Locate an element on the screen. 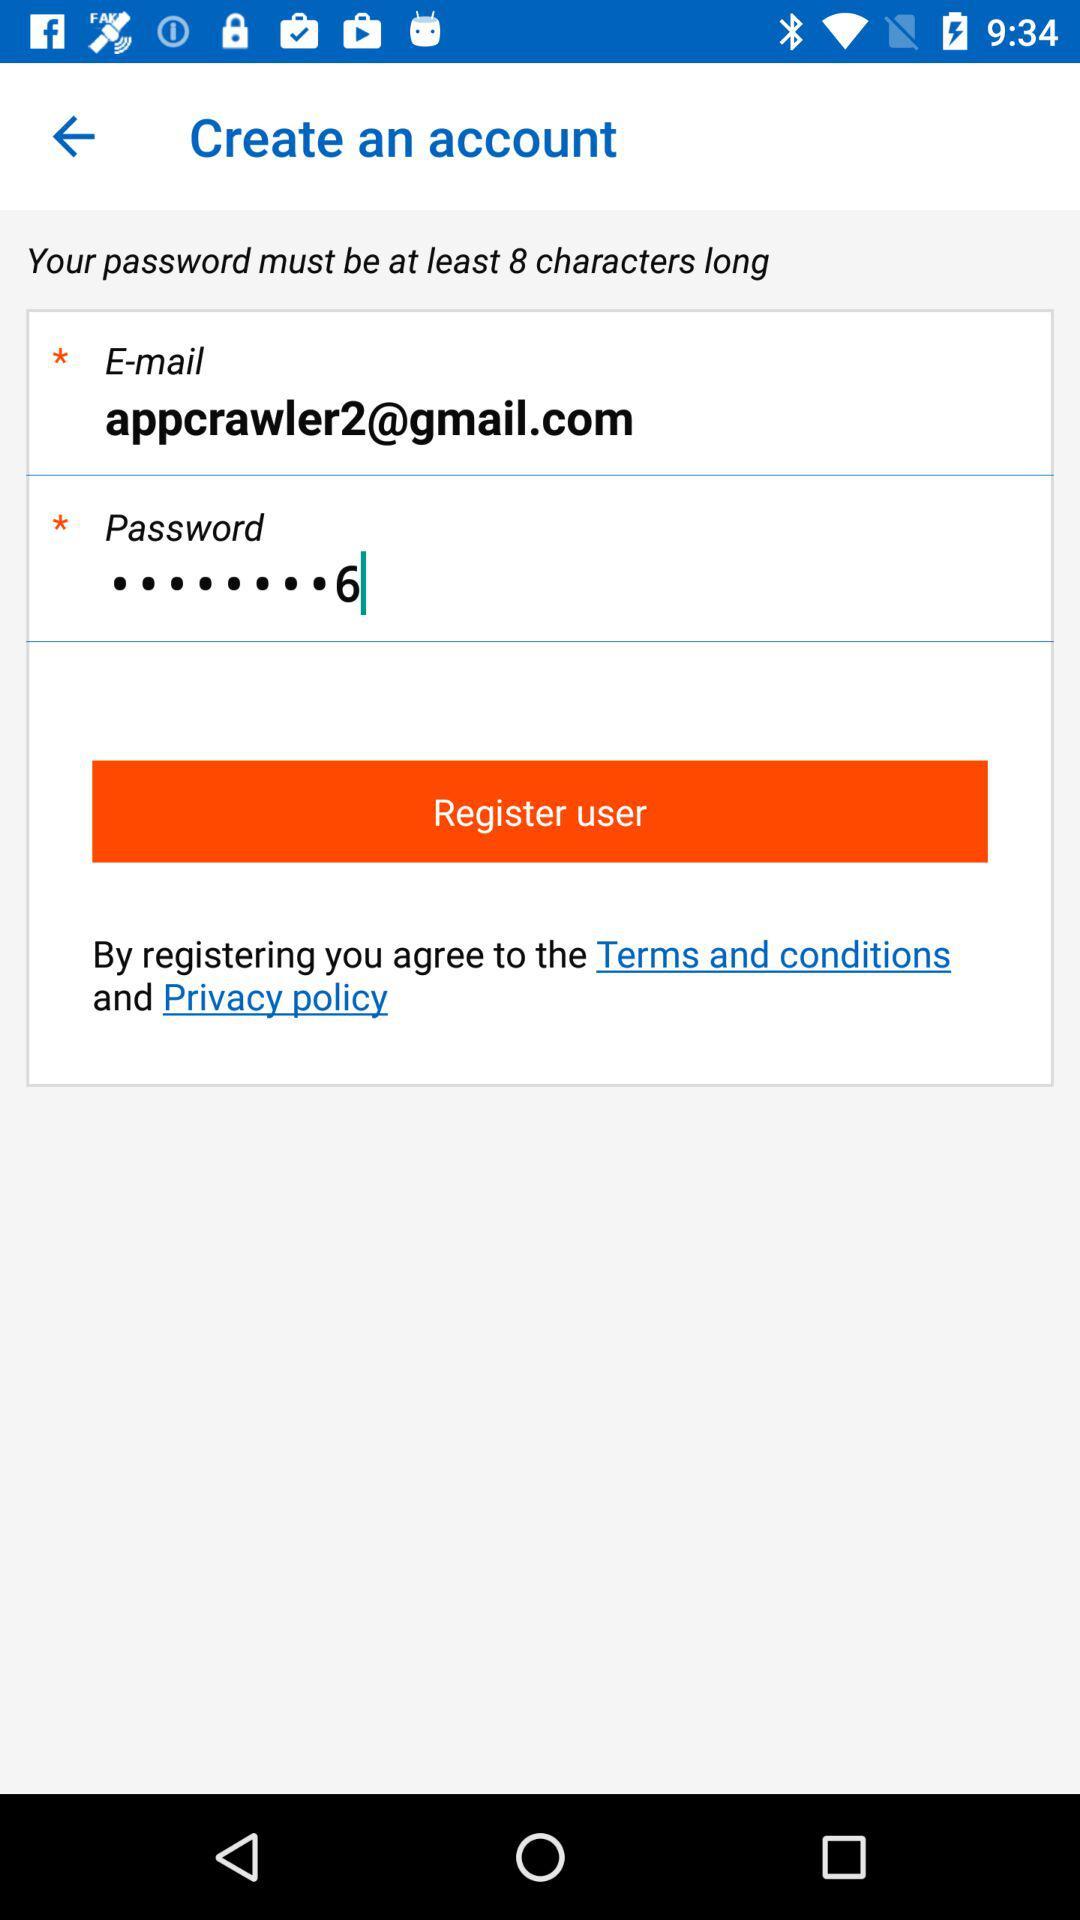 This screenshot has width=1080, height=1920. the item below the * is located at coordinates (540, 415).